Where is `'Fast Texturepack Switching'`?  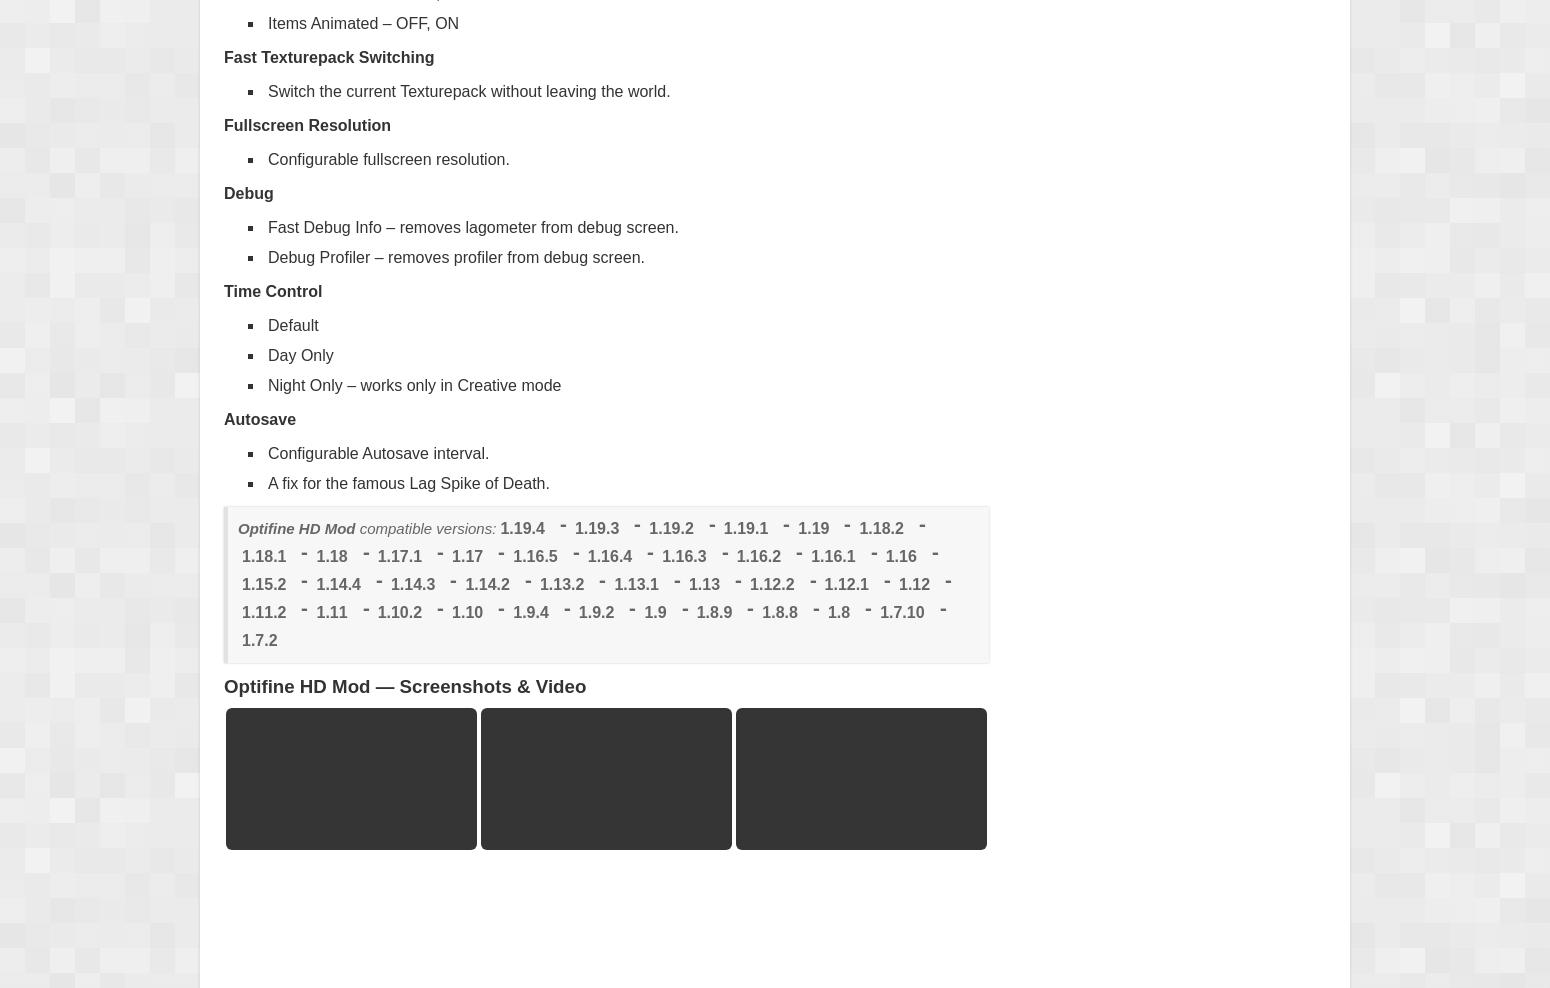 'Fast Texturepack Switching' is located at coordinates (222, 55).